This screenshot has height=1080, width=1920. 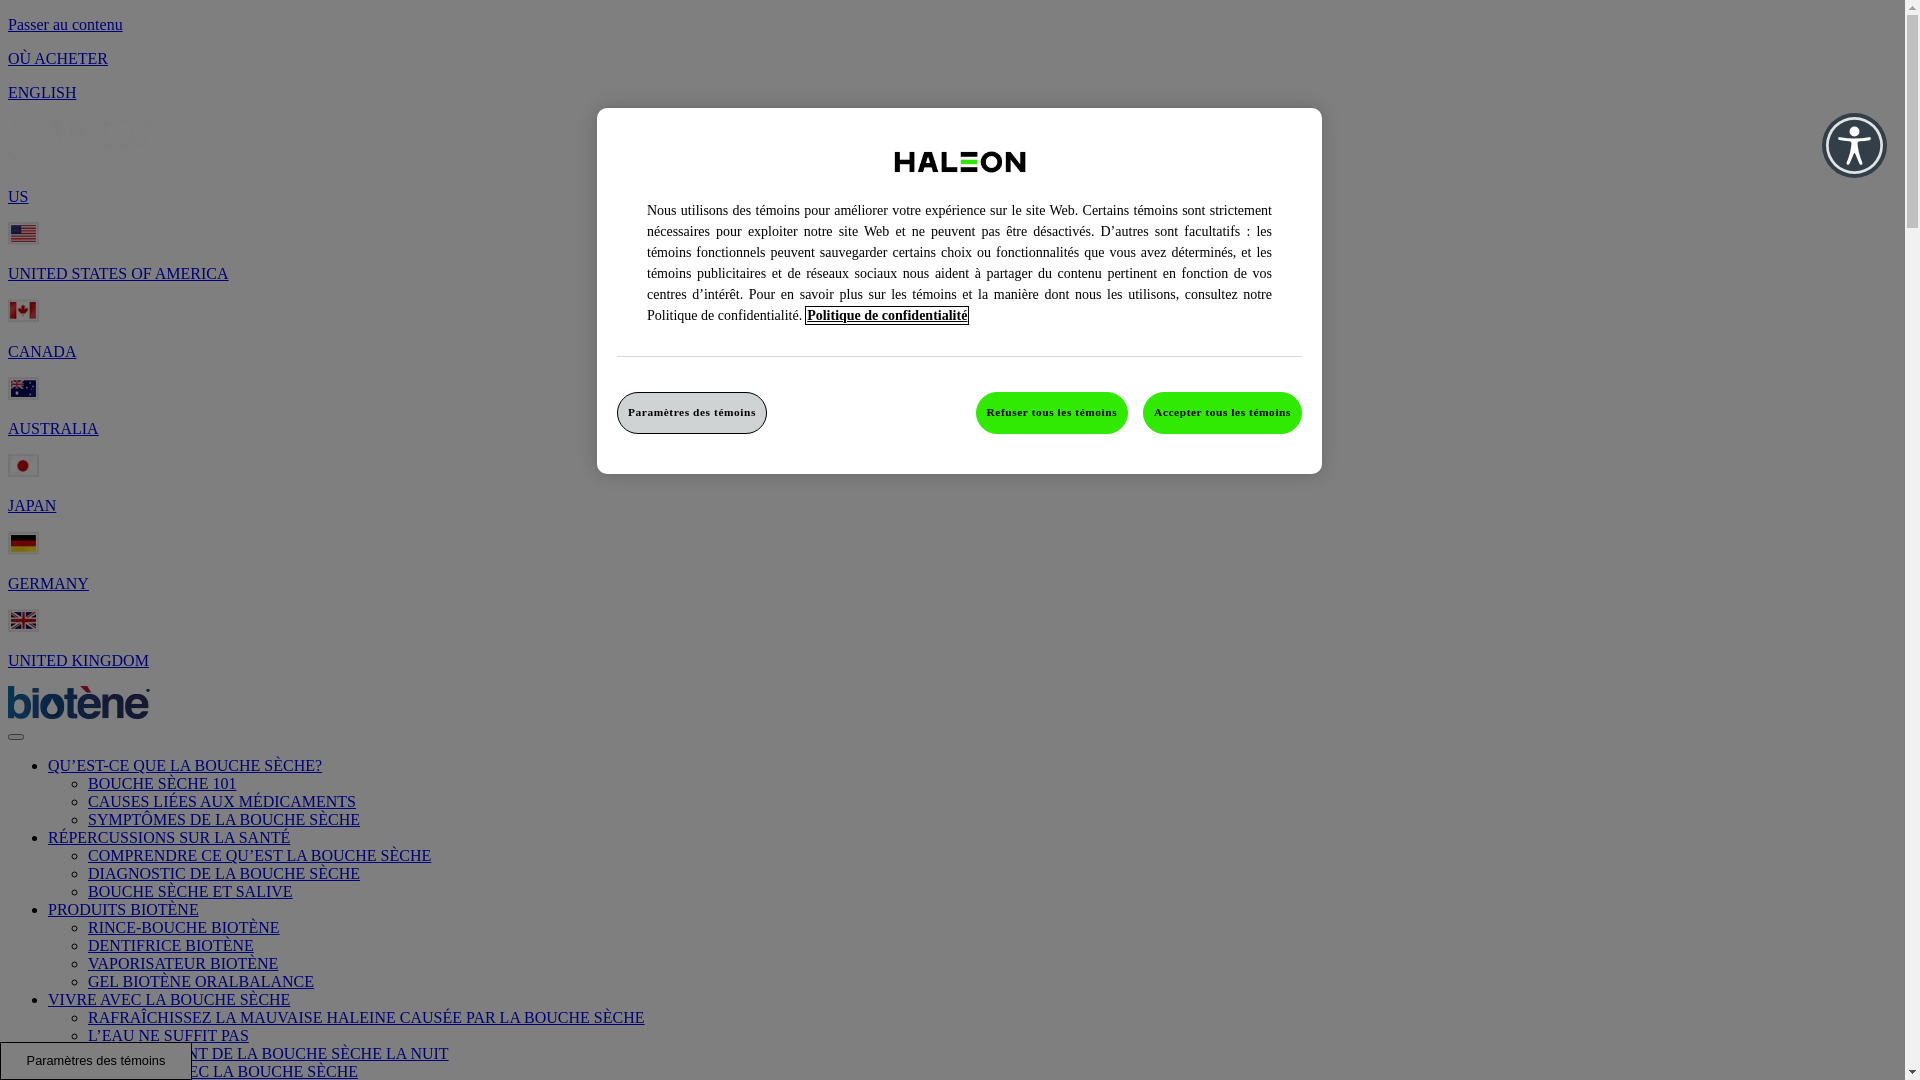 I want to click on 'CANADA', so click(x=42, y=350).